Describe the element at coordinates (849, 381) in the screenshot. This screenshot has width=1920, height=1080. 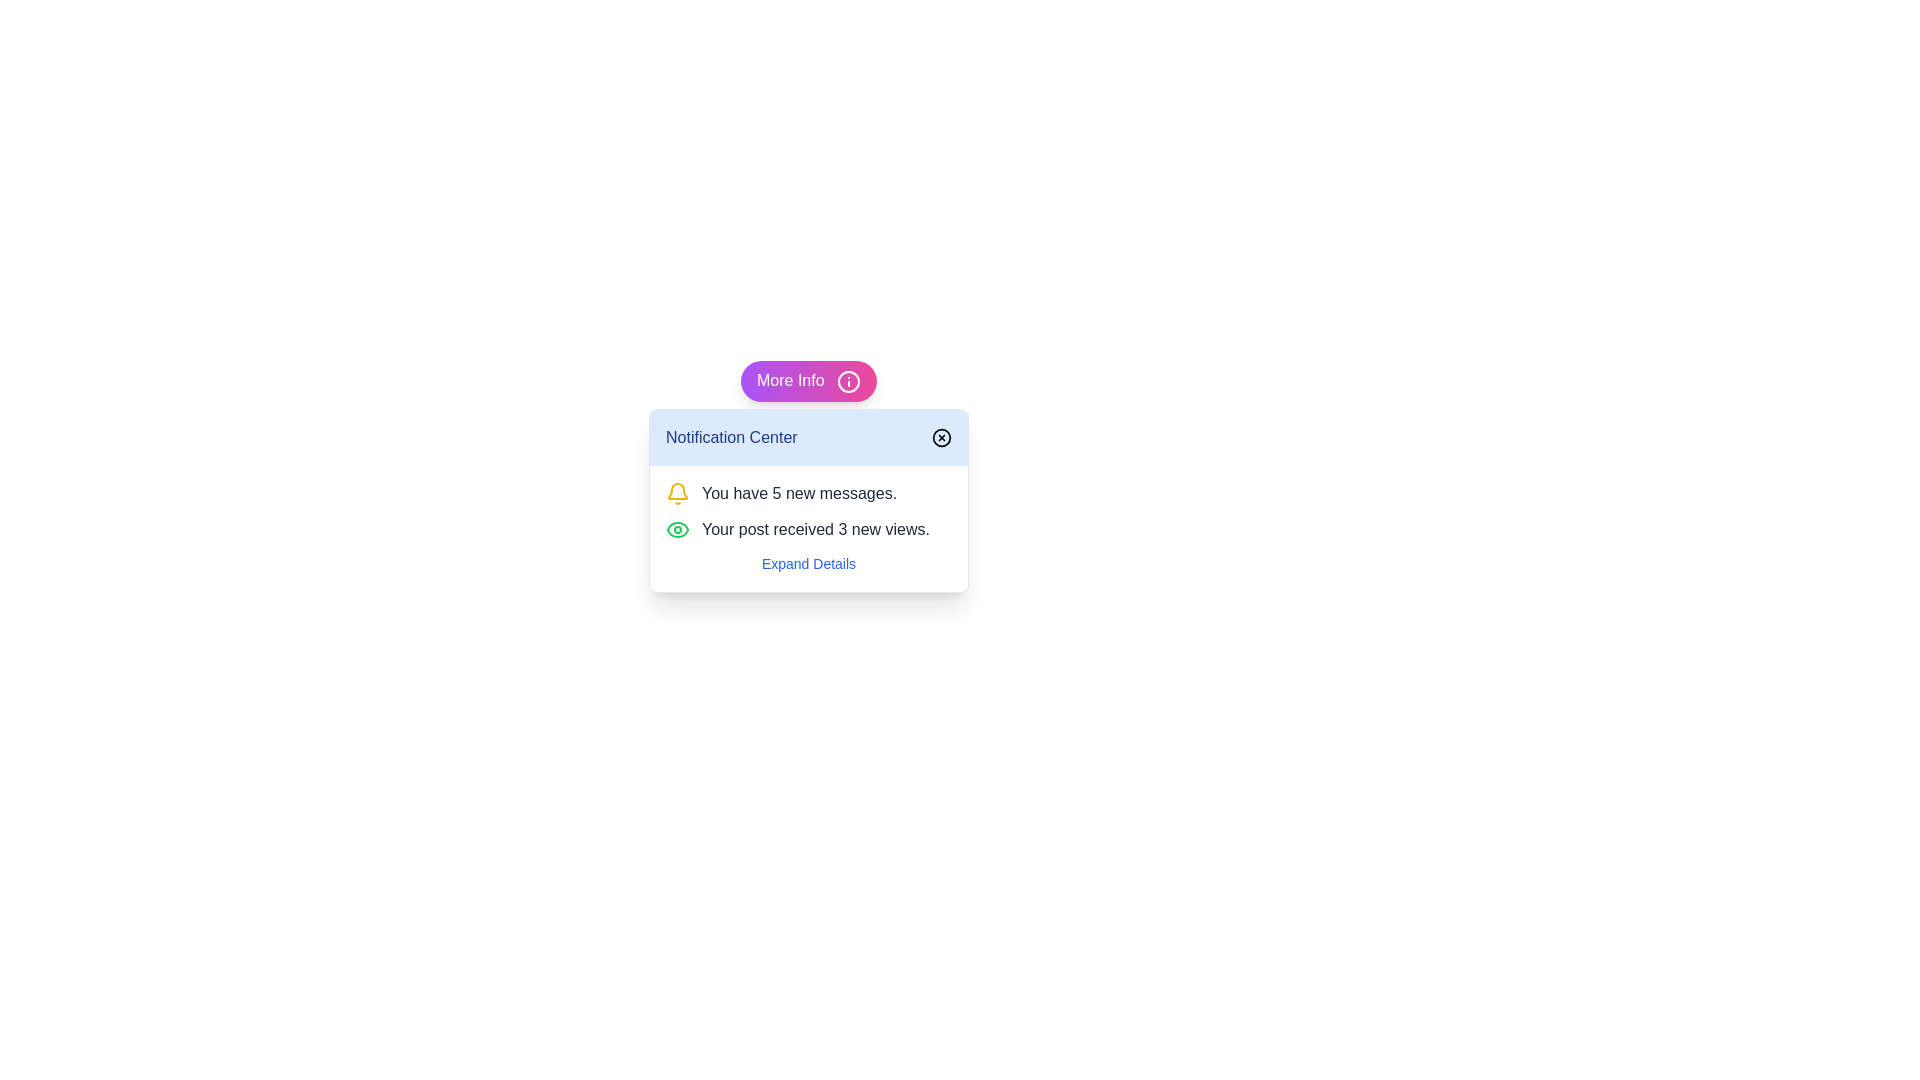
I see `the information icon, which is a minimalist SVG representation located to the right of the 'More Info' text within a gradient-styled button` at that location.